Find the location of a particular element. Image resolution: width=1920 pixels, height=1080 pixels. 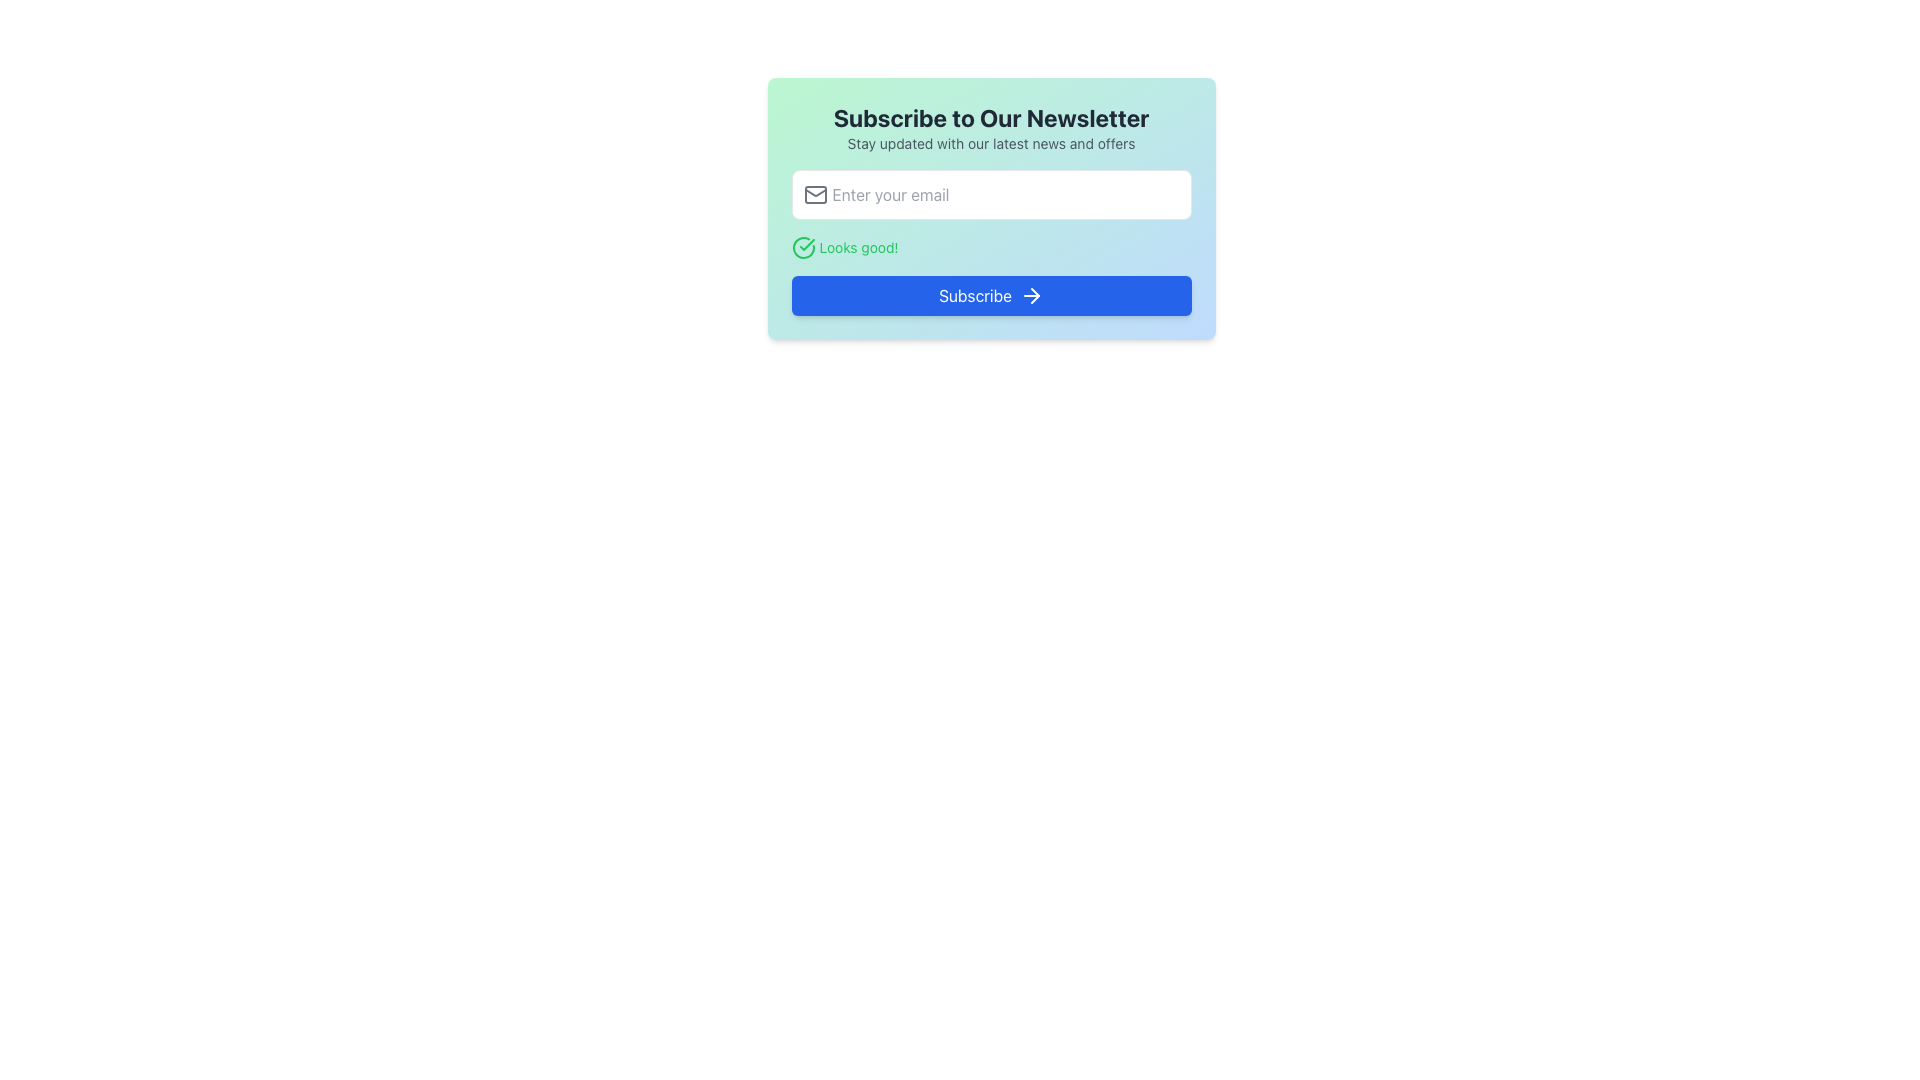

the text label that reads 'Stay updated with our latest news and offers', which is located directly below the header 'Subscribe to Our Newsletter' is located at coordinates (991, 142).